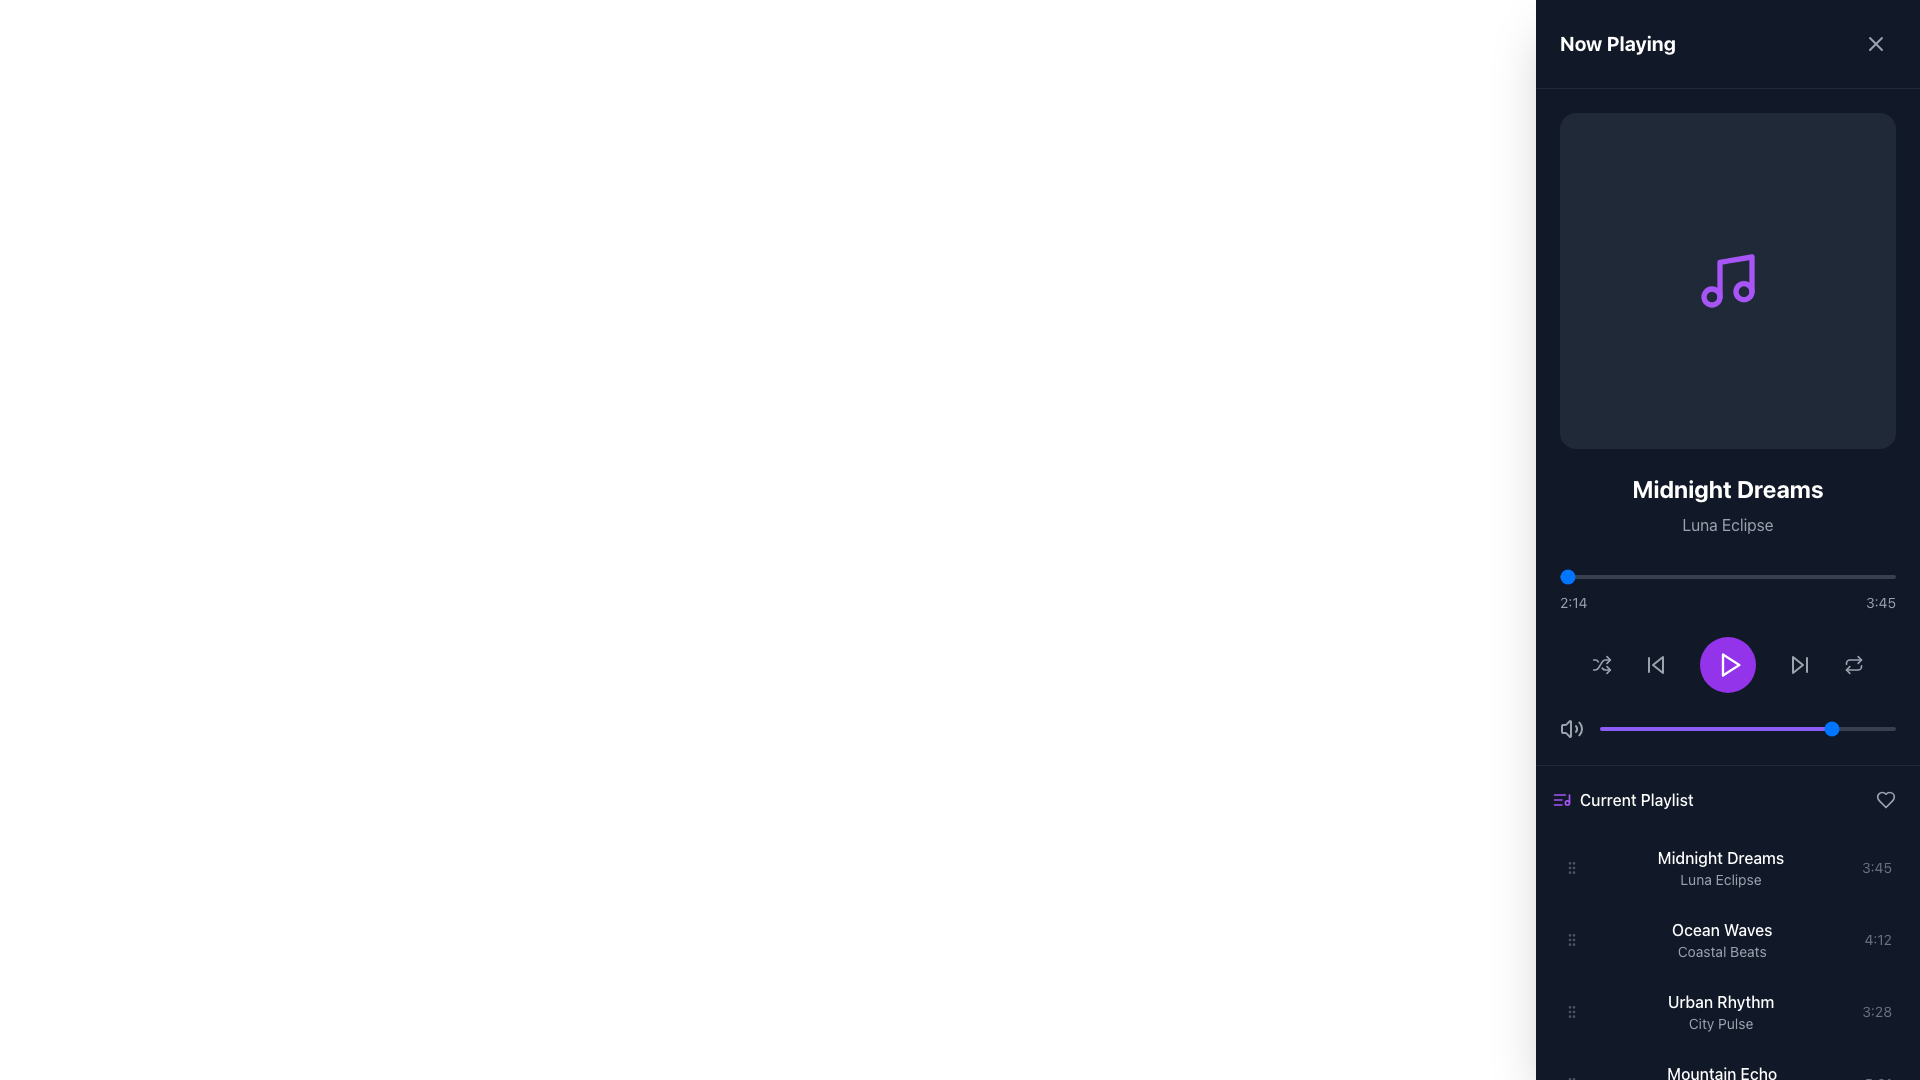 The height and width of the screenshot is (1080, 1920). What do you see at coordinates (1885, 798) in the screenshot?
I see `the heart icon located in the top-right corner of the 'Current Playlist' section` at bounding box center [1885, 798].